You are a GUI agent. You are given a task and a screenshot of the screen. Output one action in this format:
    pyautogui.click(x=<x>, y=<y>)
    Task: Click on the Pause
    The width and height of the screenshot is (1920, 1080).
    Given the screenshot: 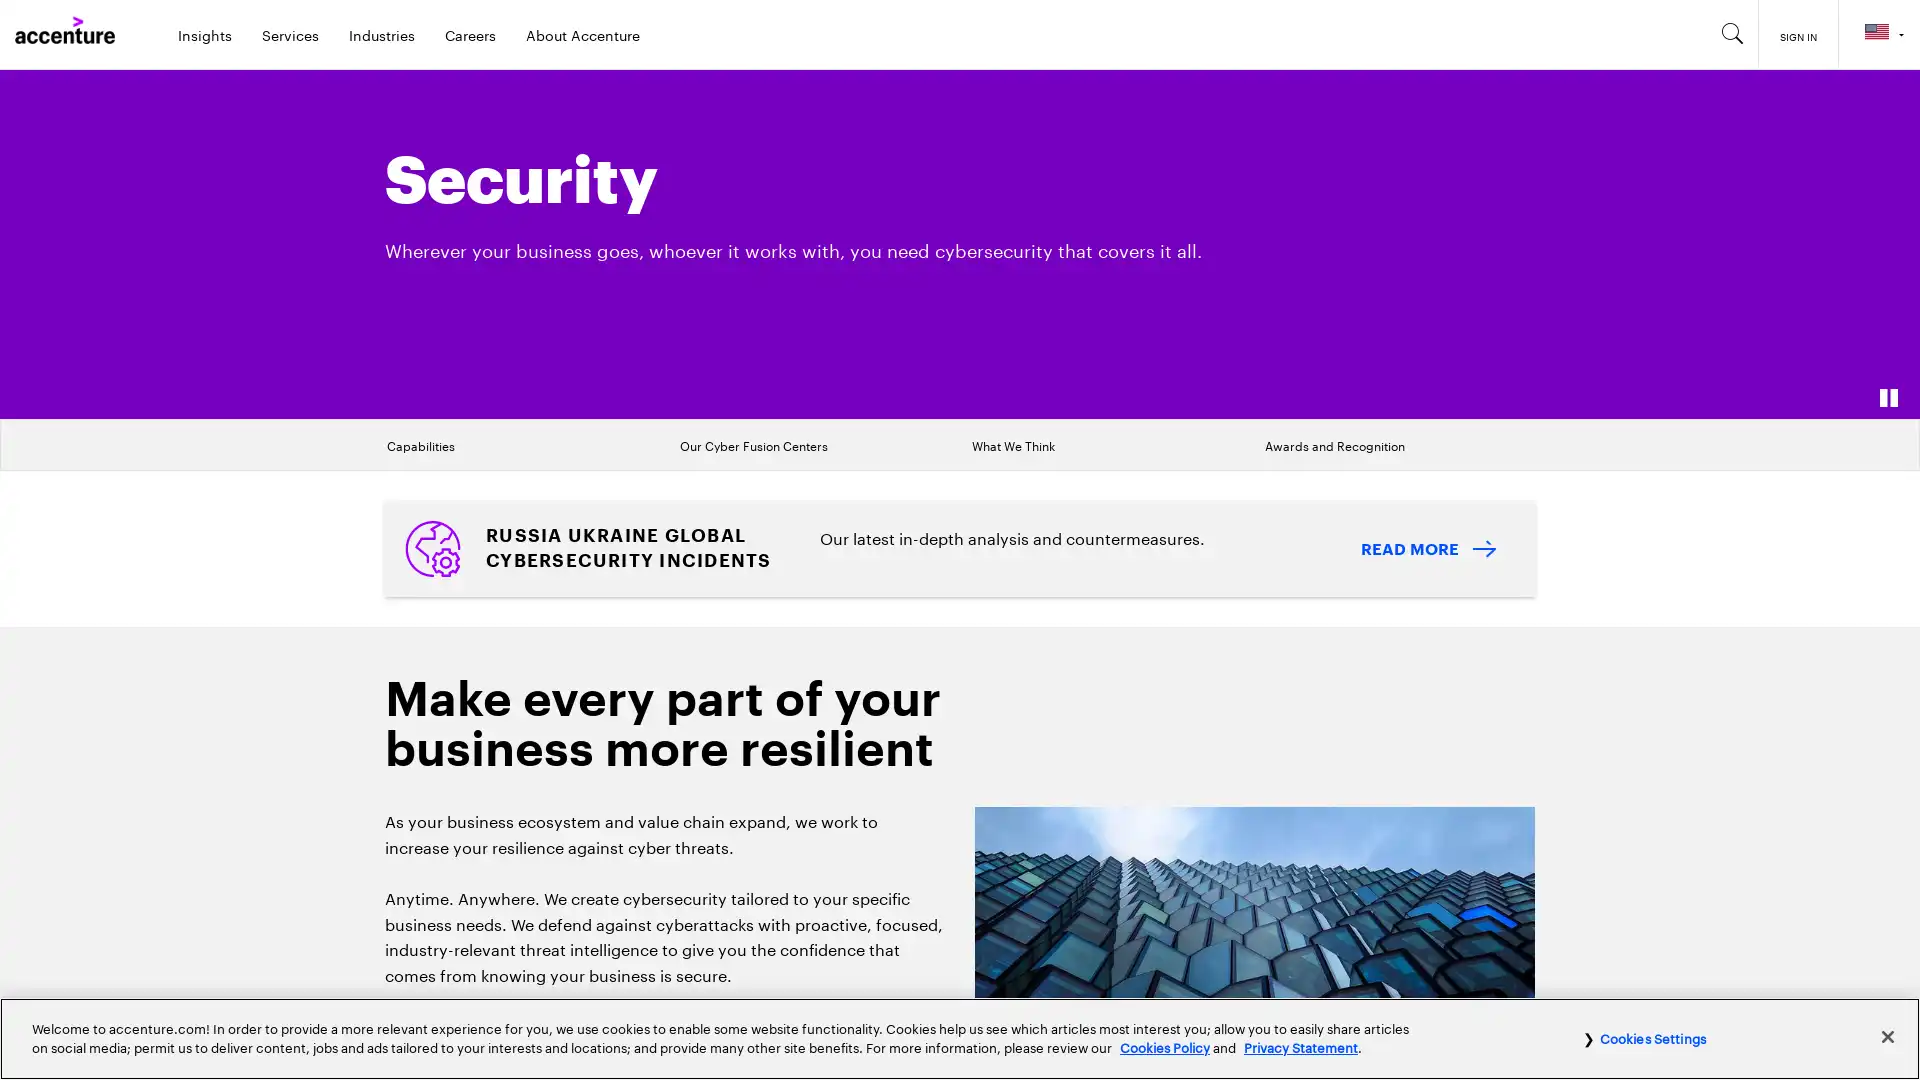 What is the action you would take?
    pyautogui.click(x=1886, y=397)
    